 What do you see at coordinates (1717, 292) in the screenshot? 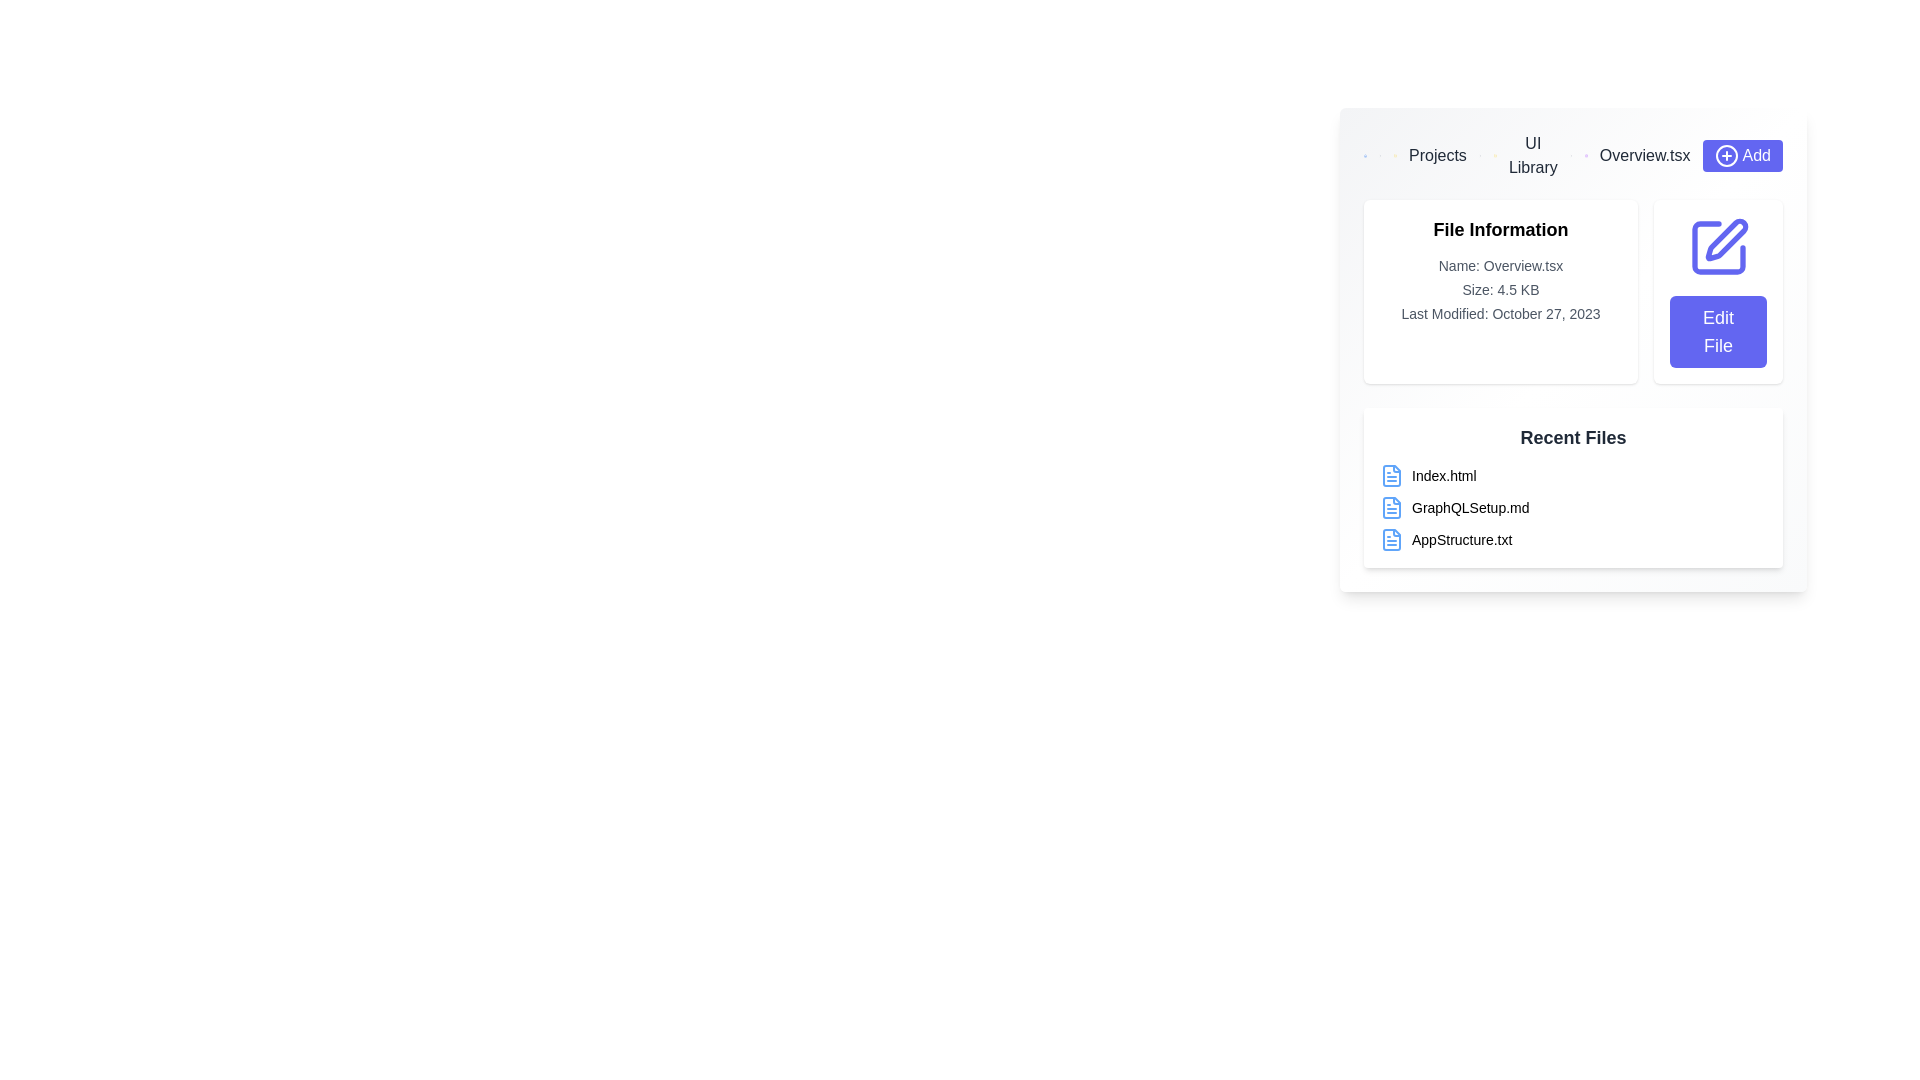
I see `the button that initiates the file editing process located in the right column of the 'File Information' section, above the 'Recent Files' section for keyboard navigation` at bounding box center [1717, 292].